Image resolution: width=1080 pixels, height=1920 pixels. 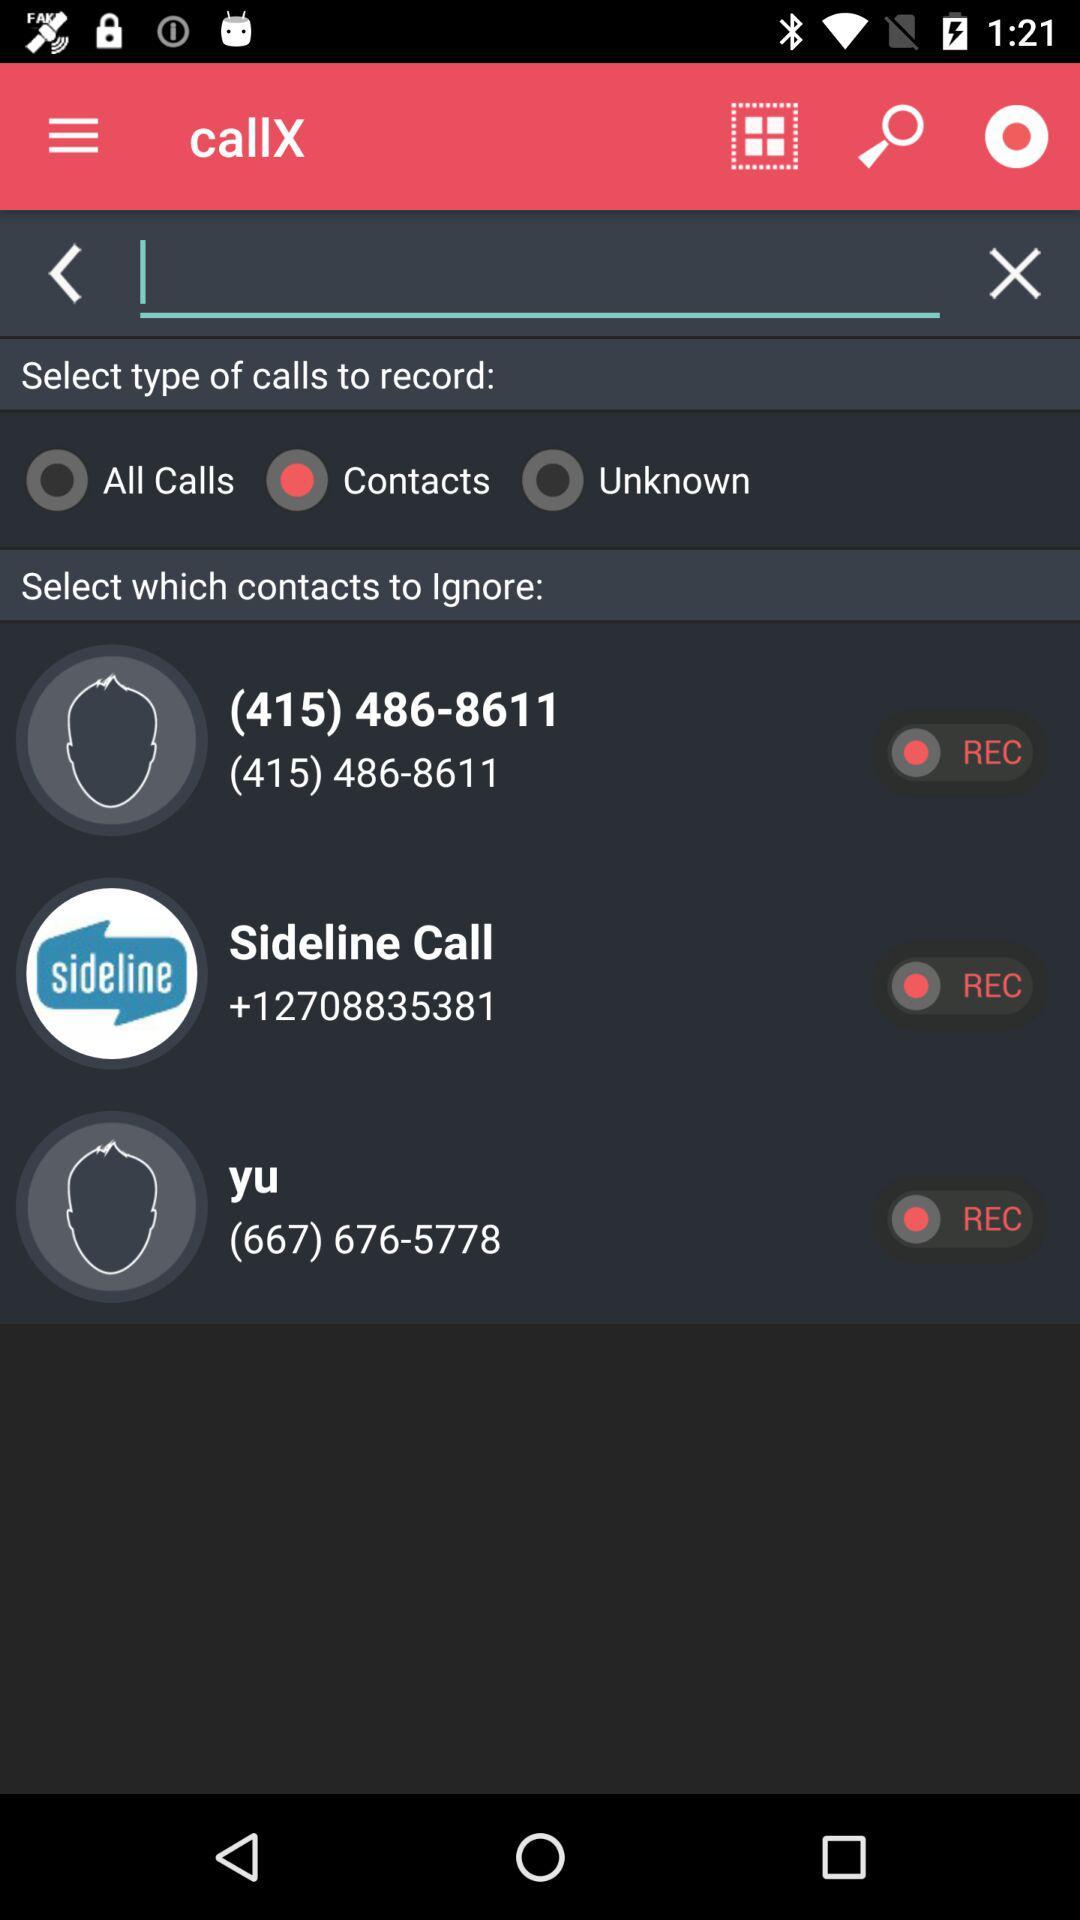 I want to click on the yu item, so click(x=247, y=1158).